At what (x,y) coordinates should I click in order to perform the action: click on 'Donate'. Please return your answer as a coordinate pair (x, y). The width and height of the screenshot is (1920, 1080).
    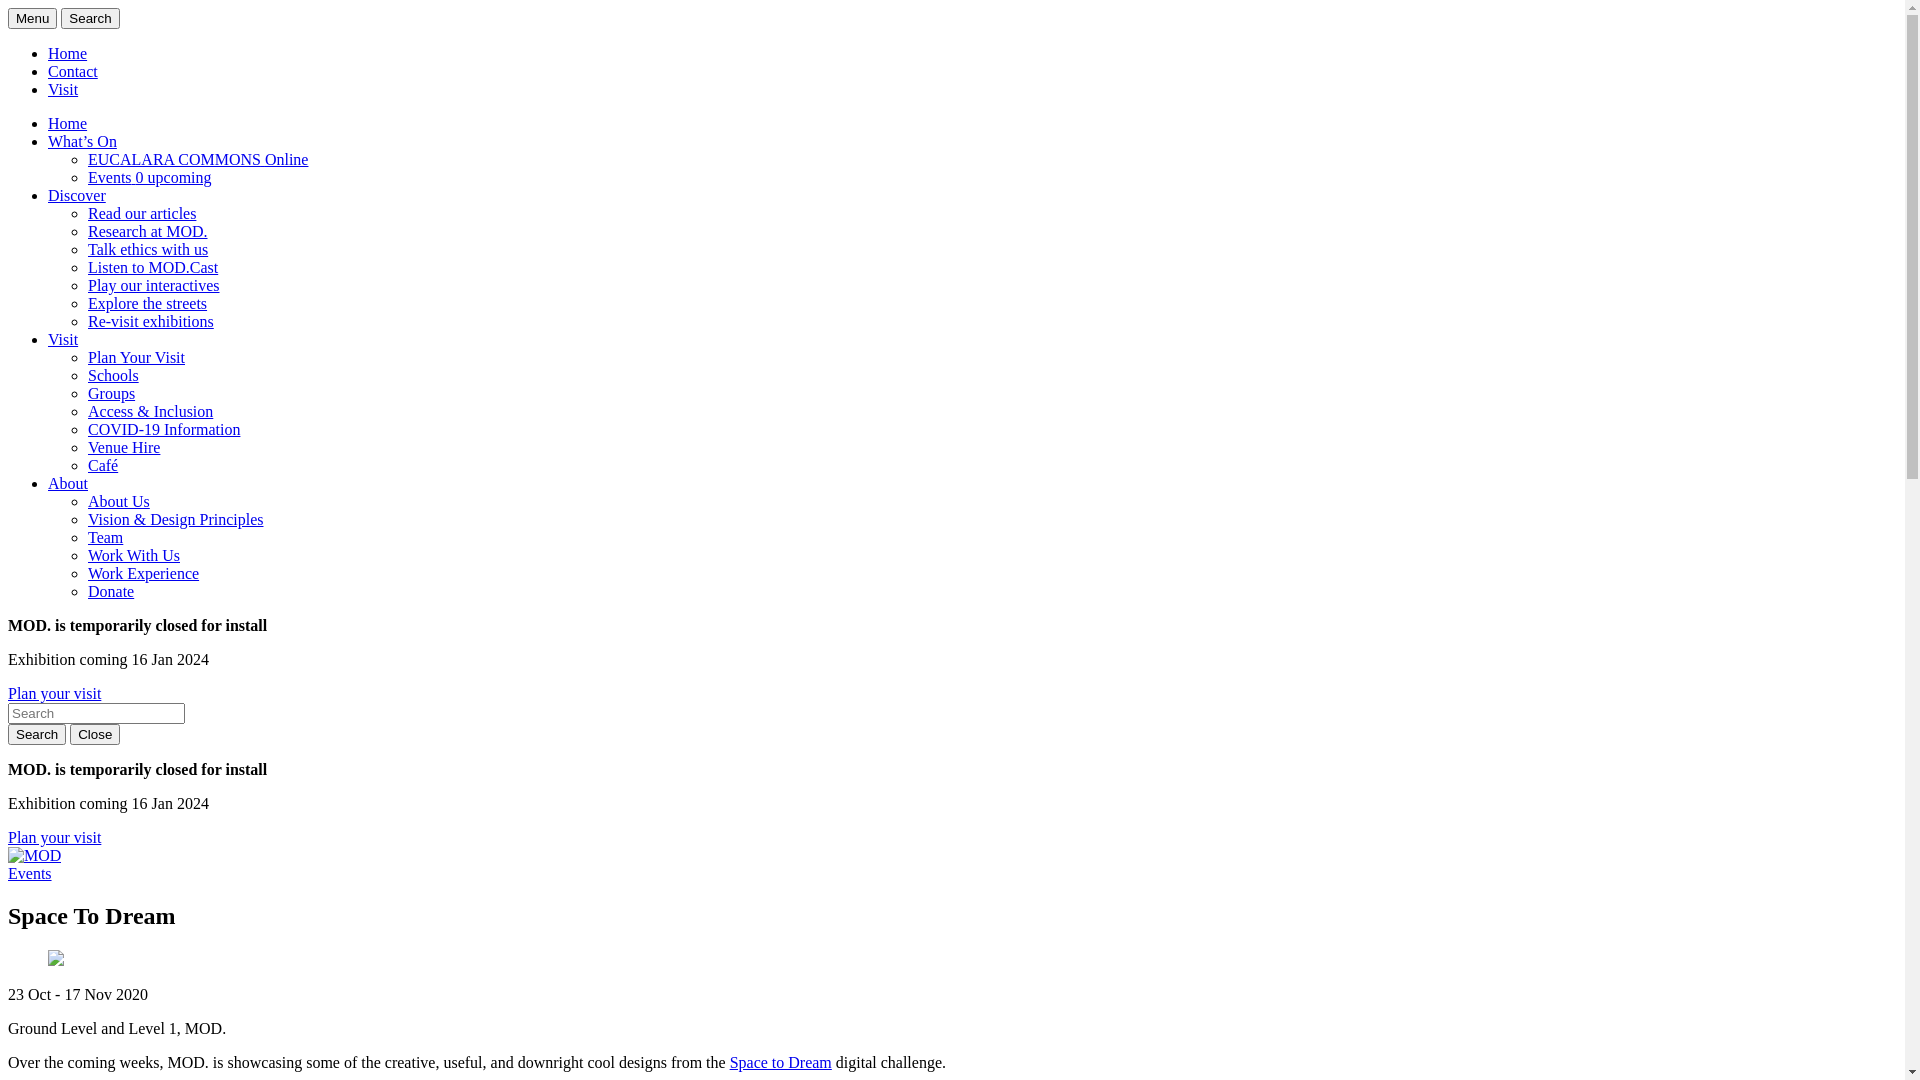
    Looking at the image, I should click on (109, 590).